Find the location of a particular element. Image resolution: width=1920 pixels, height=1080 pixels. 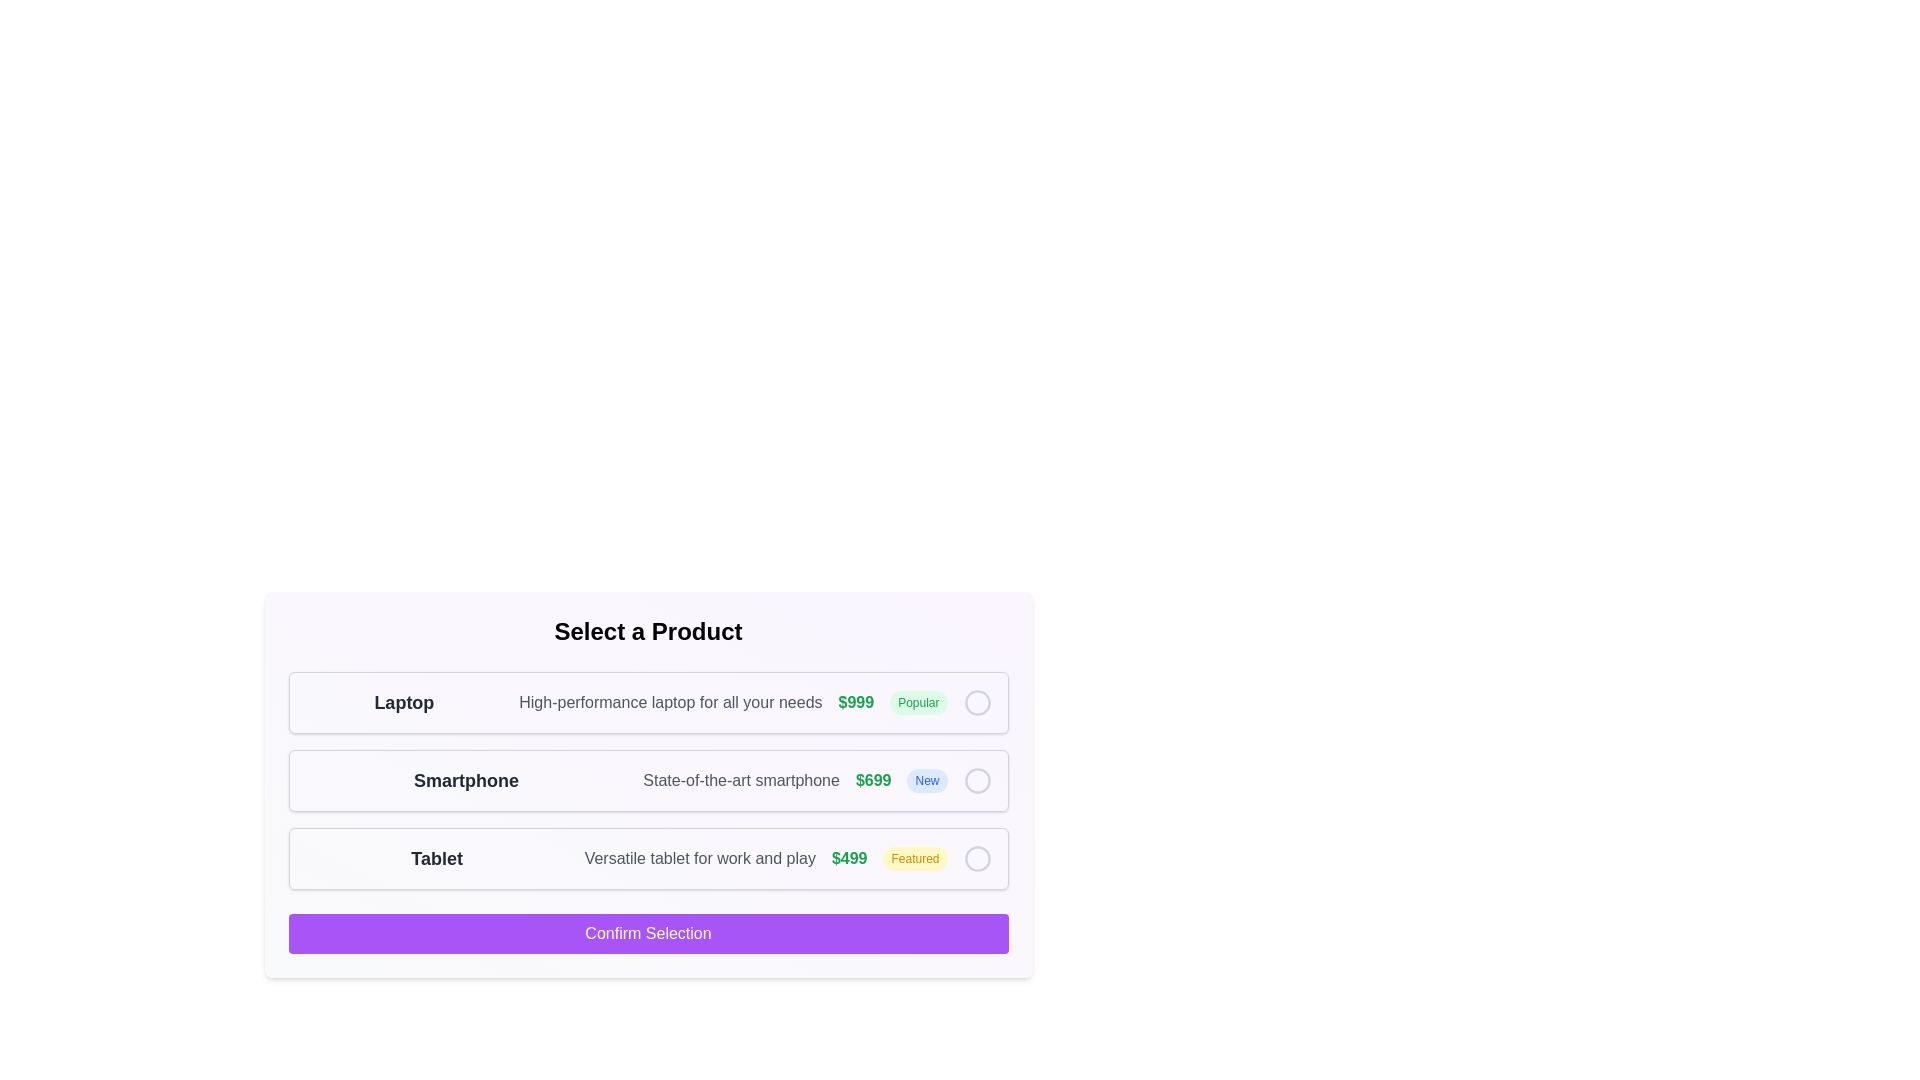

the blue pill-shaped badge labeled 'New' that is located to the immediate right of the price '$699' within the 'Smartphone' product card is located at coordinates (926, 779).